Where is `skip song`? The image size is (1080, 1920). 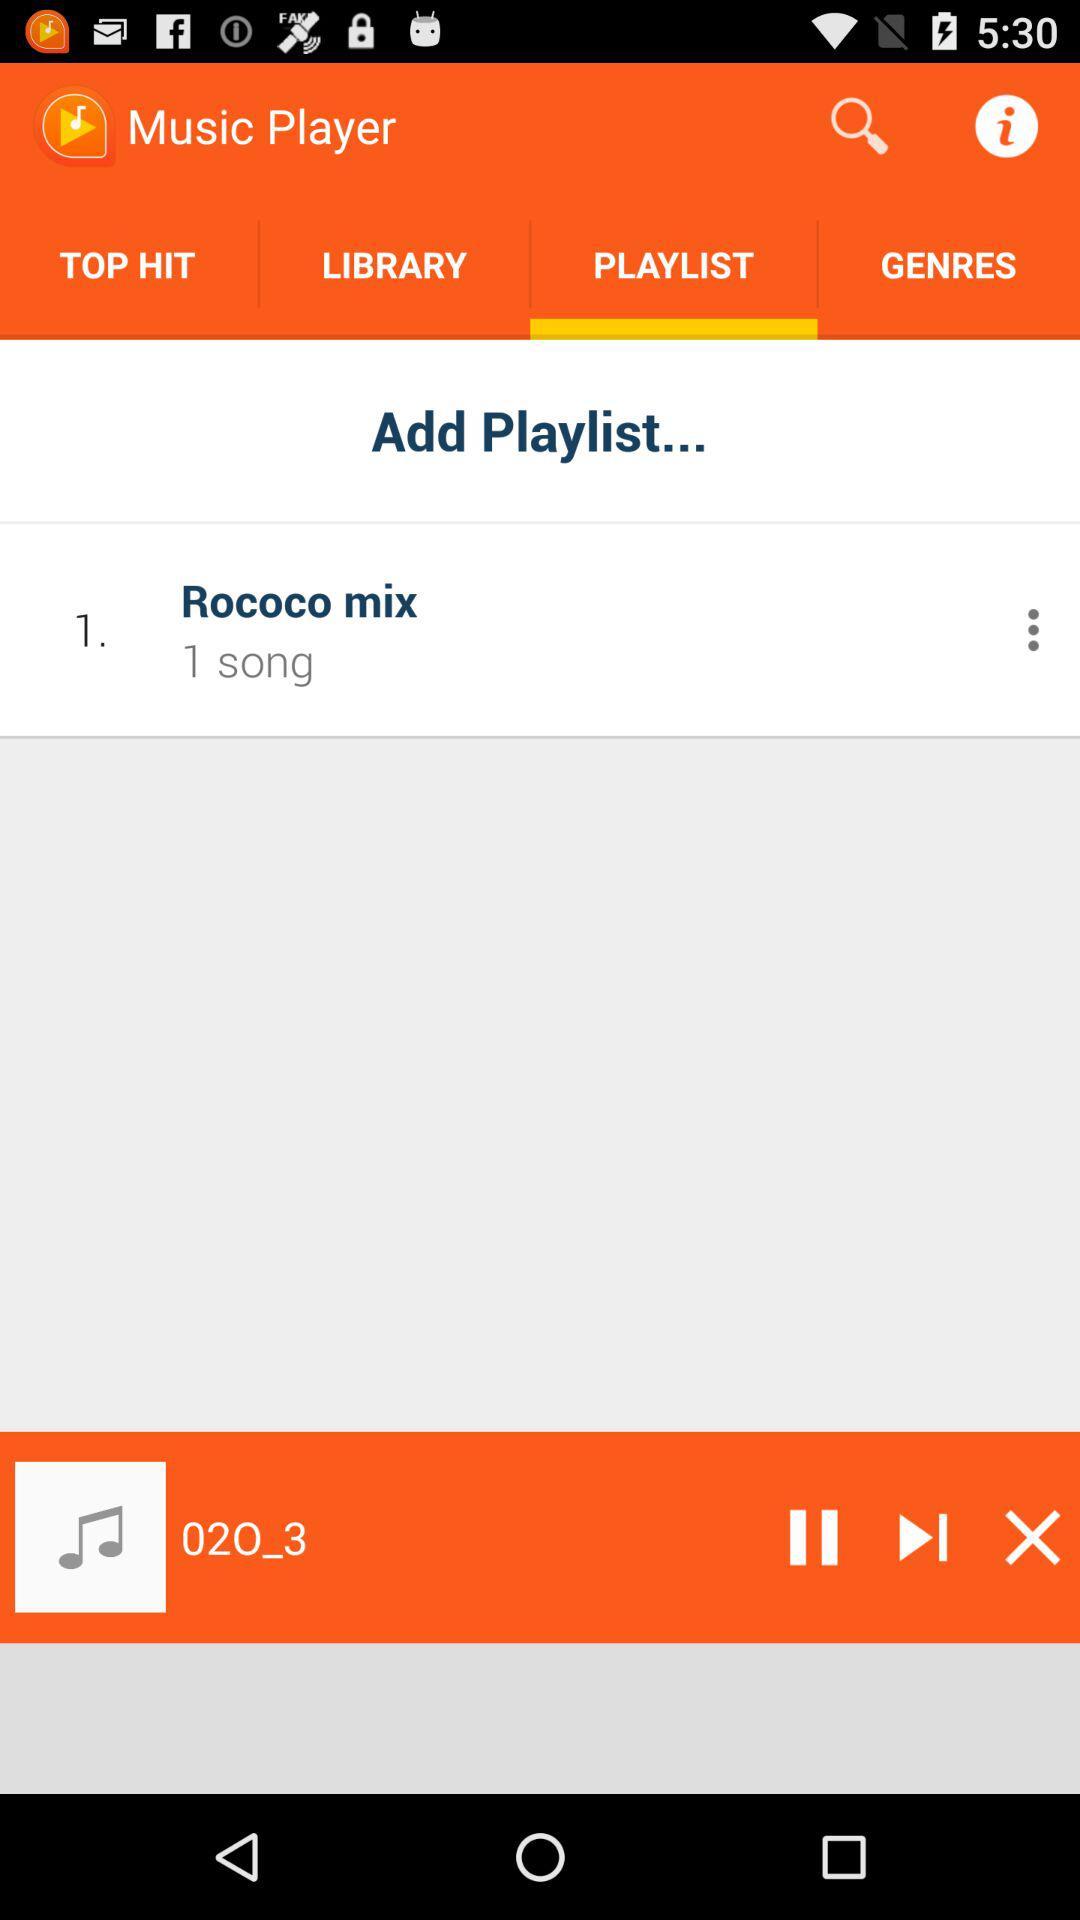
skip song is located at coordinates (923, 1536).